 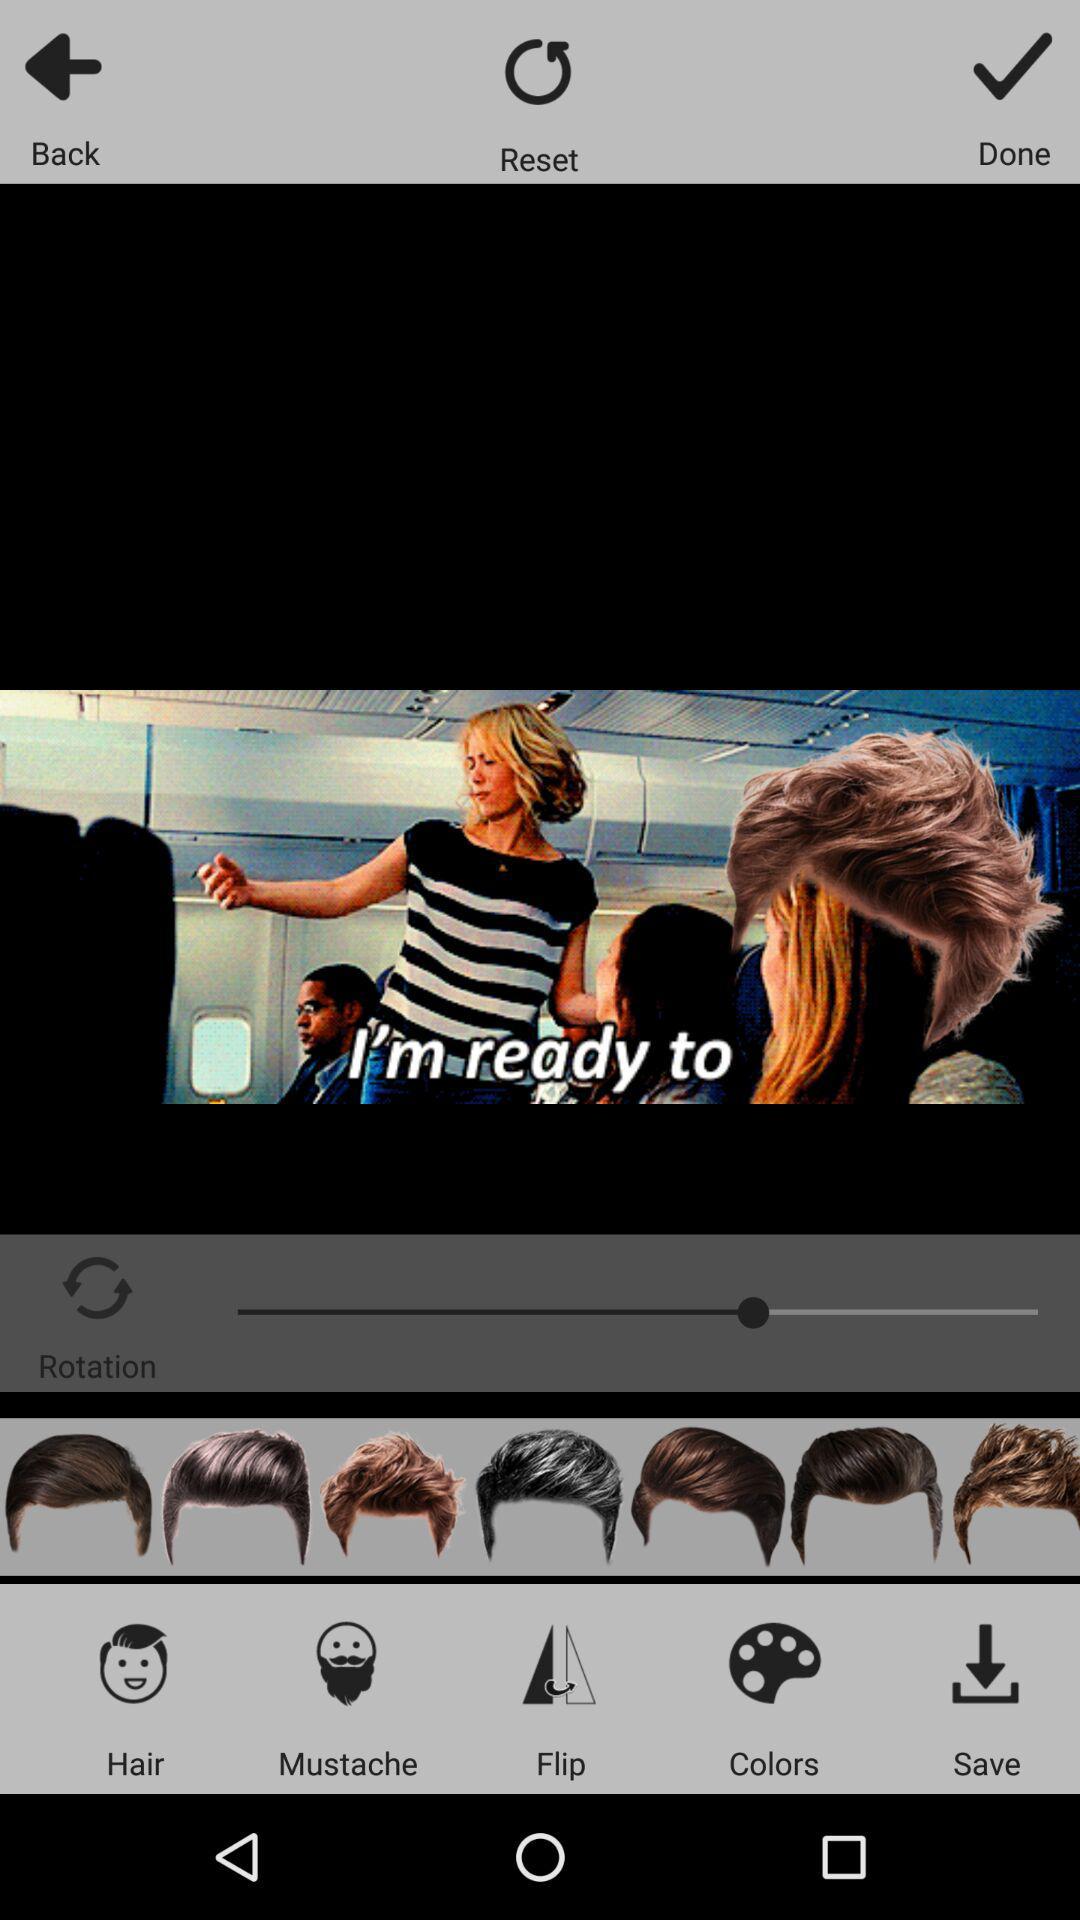 What do you see at coordinates (865, 1497) in the screenshot?
I see `hairstyle` at bounding box center [865, 1497].